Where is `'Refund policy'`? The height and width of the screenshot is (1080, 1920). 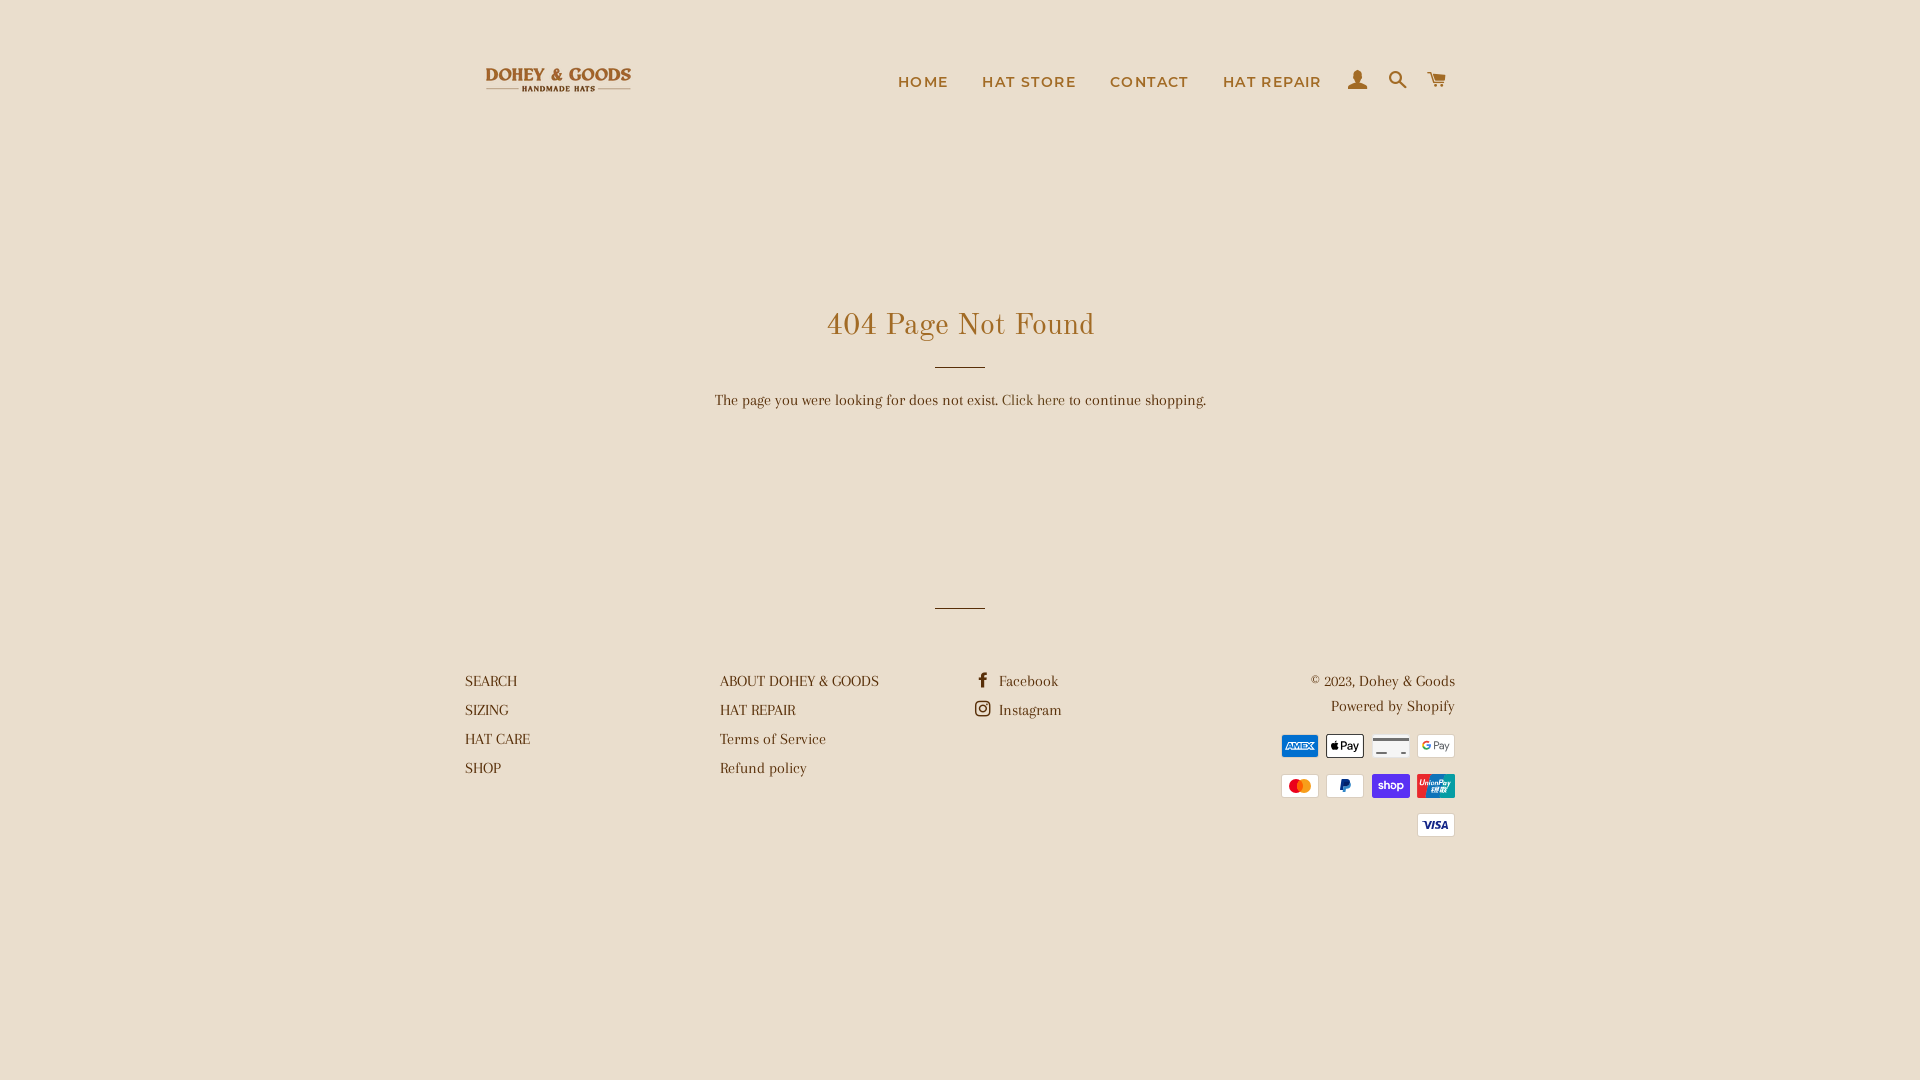 'Refund policy' is located at coordinates (762, 766).